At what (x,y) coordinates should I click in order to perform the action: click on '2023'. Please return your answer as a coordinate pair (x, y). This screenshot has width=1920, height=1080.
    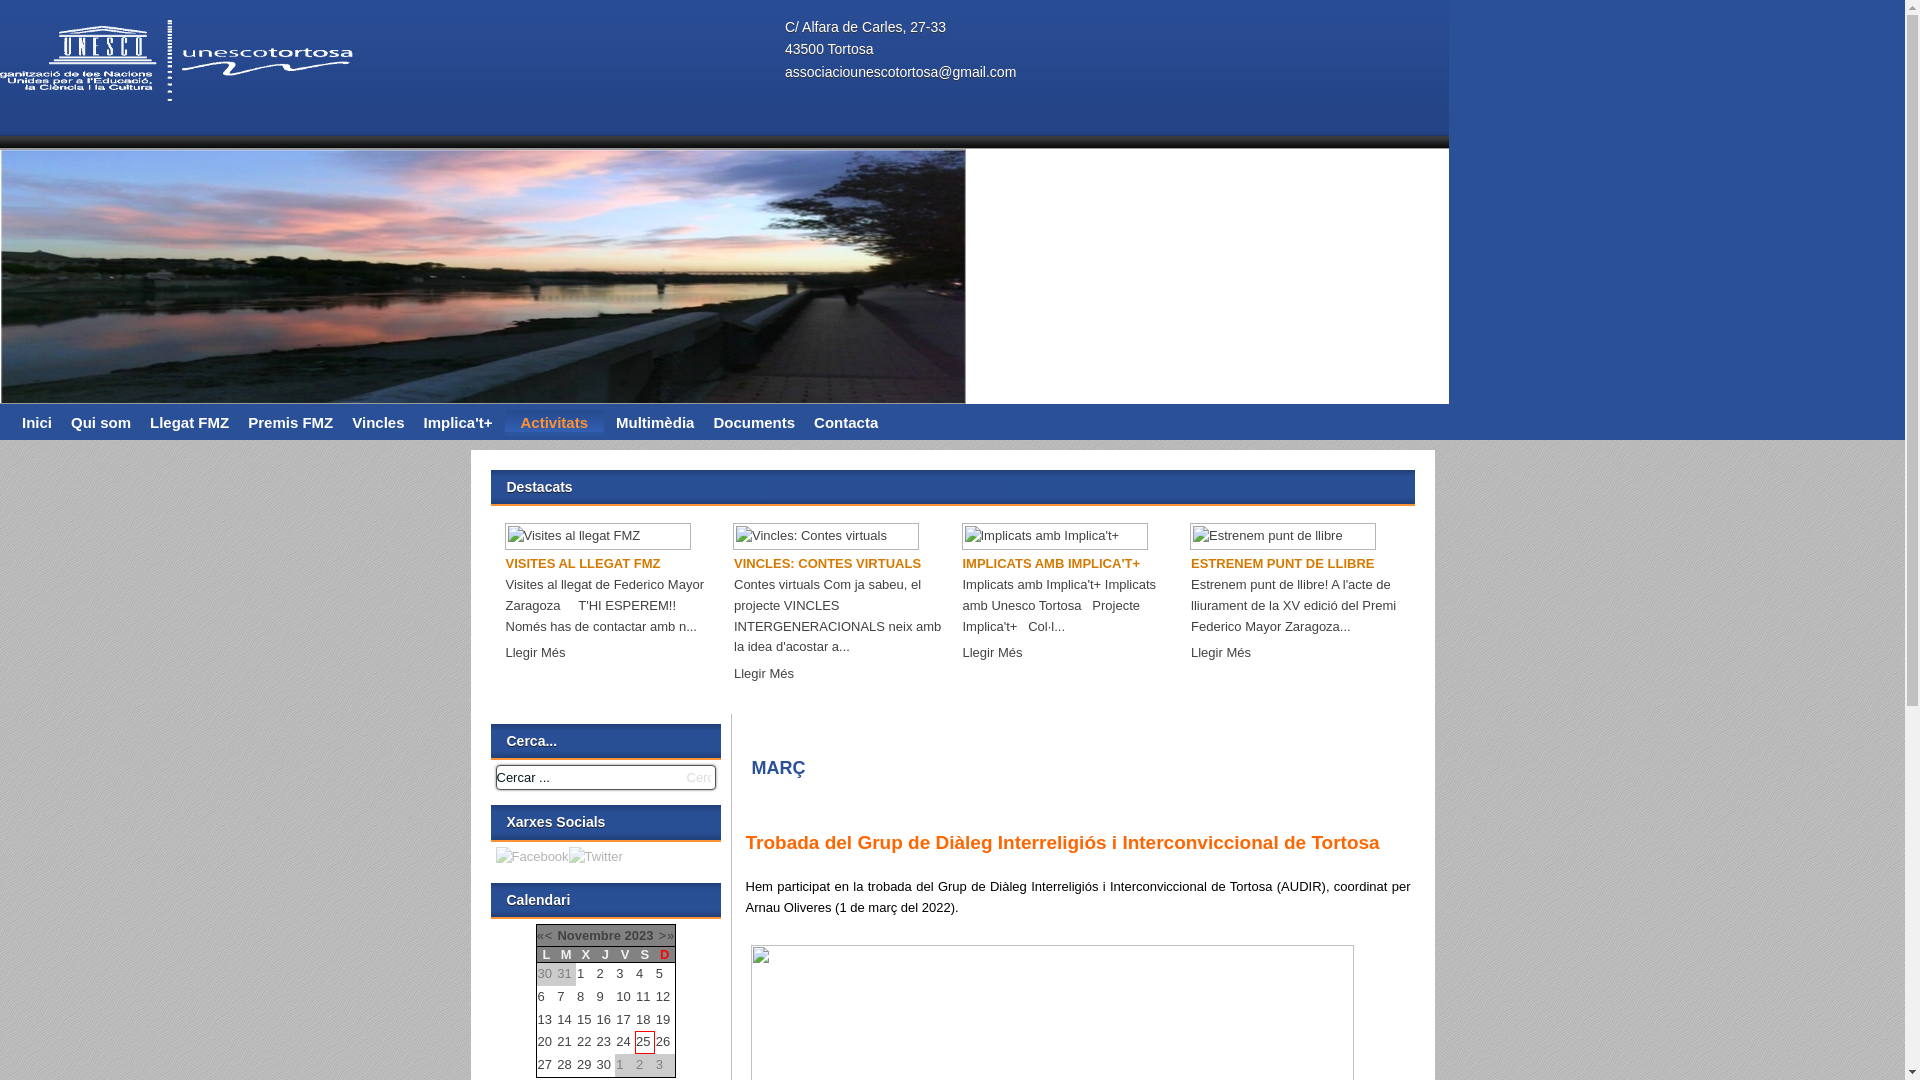
    Looking at the image, I should click on (623, 935).